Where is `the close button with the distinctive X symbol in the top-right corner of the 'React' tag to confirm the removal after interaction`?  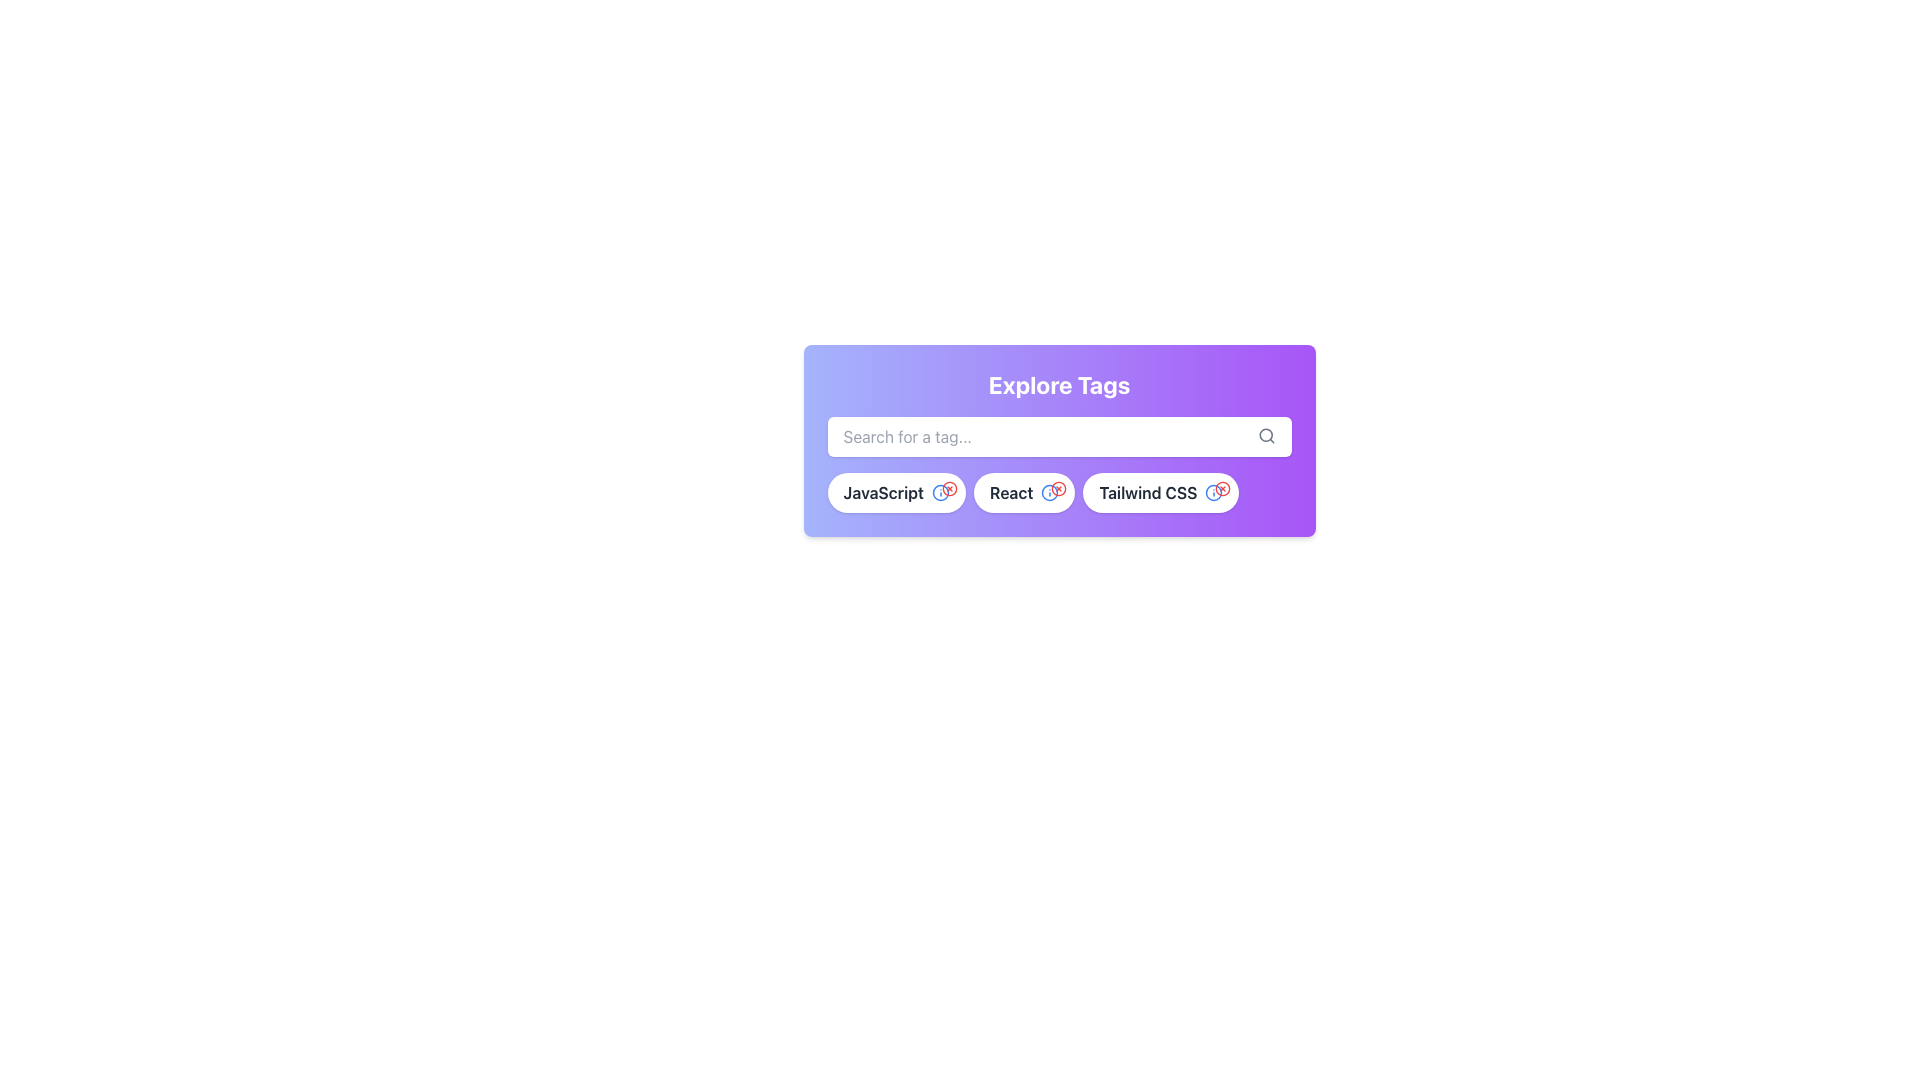 the close button with the distinctive X symbol in the top-right corner of the 'React' tag to confirm the removal after interaction is located at coordinates (1058, 489).